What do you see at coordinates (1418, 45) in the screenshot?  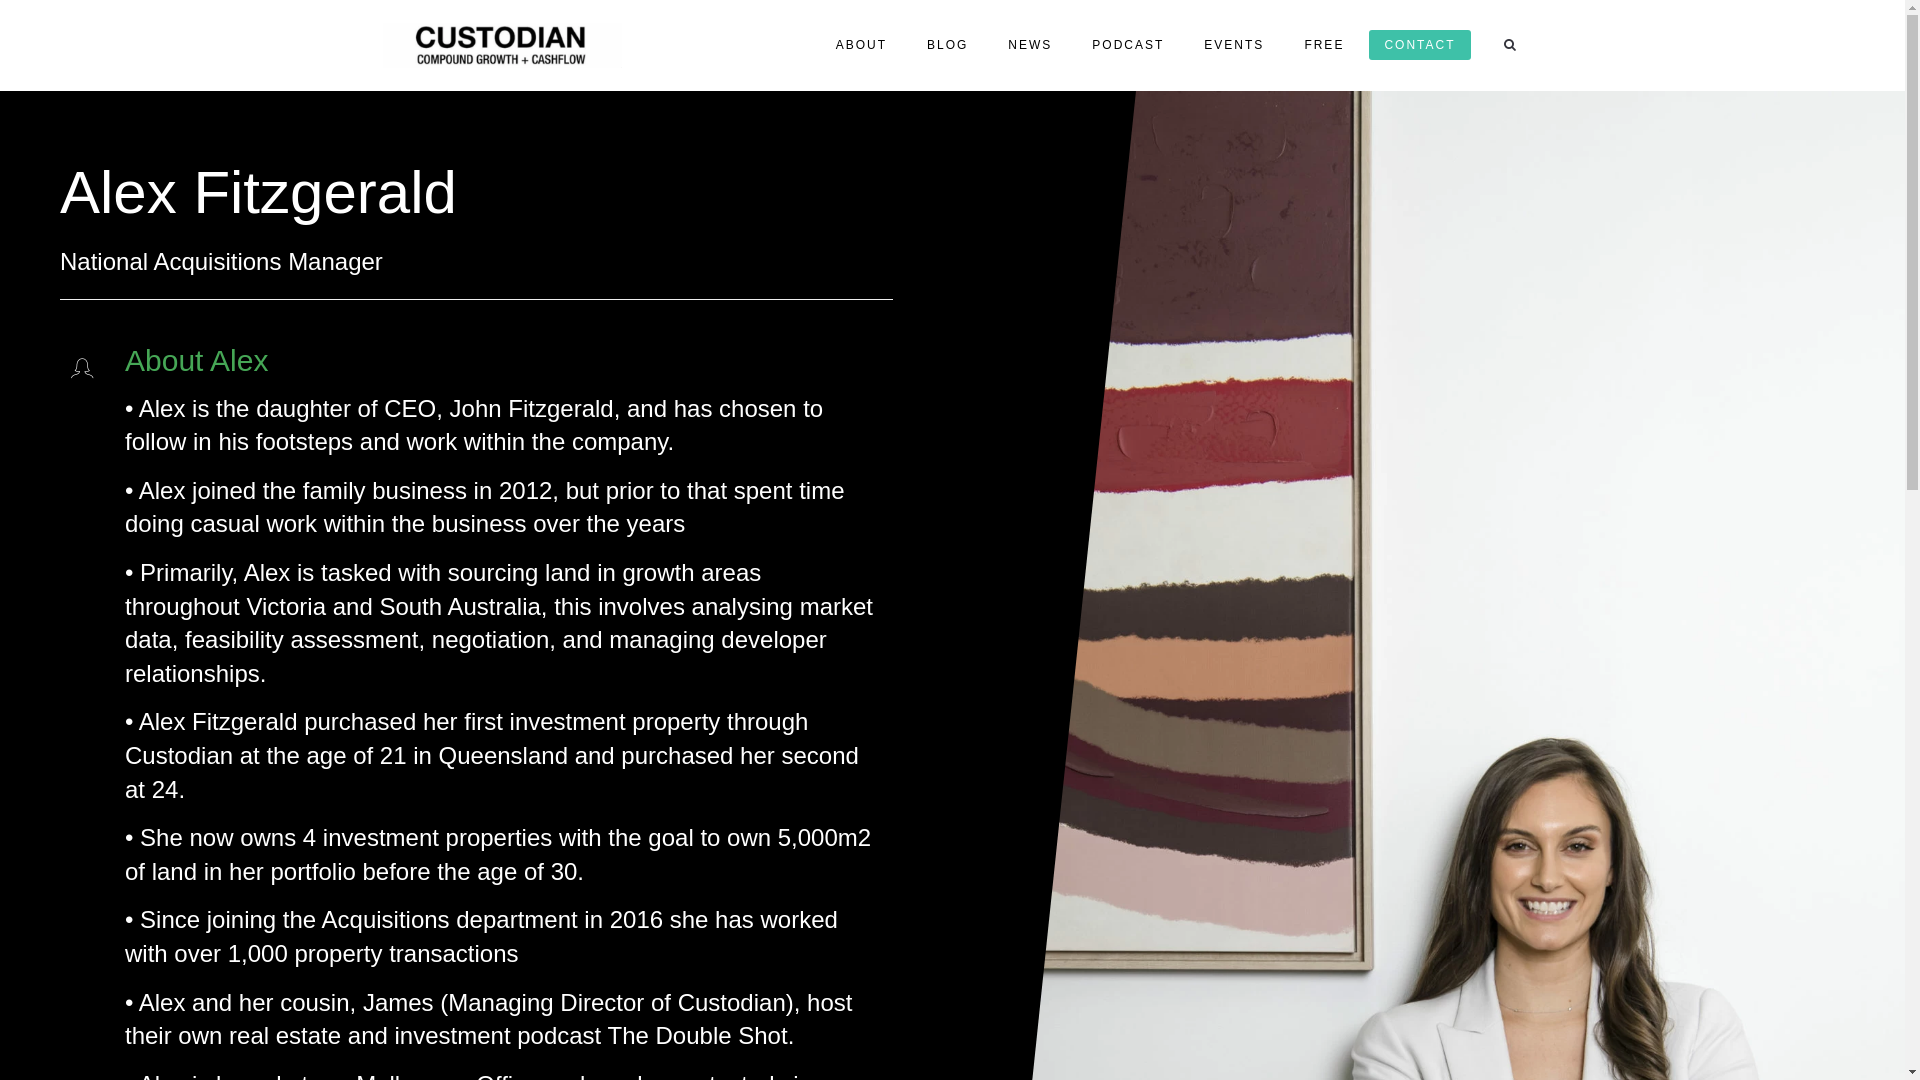 I see `'CONTACT'` at bounding box center [1418, 45].